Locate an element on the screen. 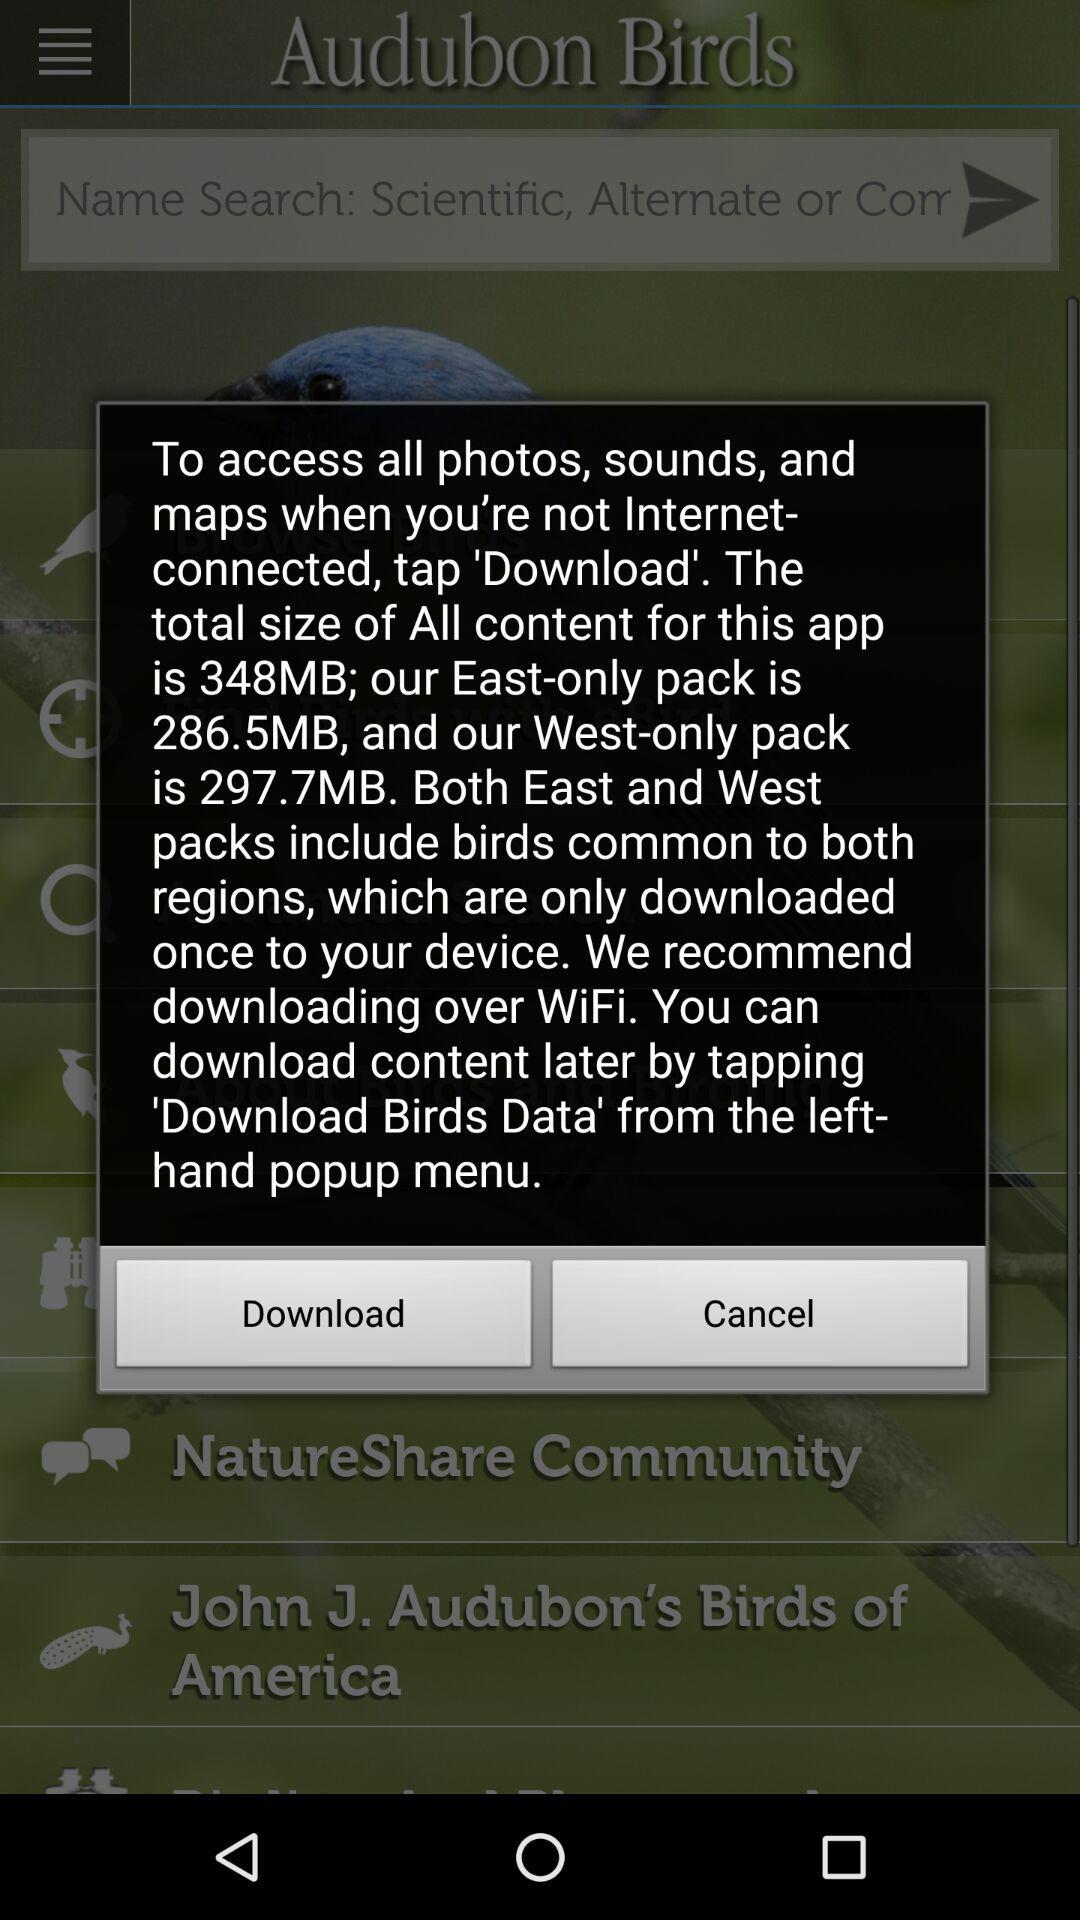 Image resolution: width=1080 pixels, height=1920 pixels. the send icon is located at coordinates (1000, 213).